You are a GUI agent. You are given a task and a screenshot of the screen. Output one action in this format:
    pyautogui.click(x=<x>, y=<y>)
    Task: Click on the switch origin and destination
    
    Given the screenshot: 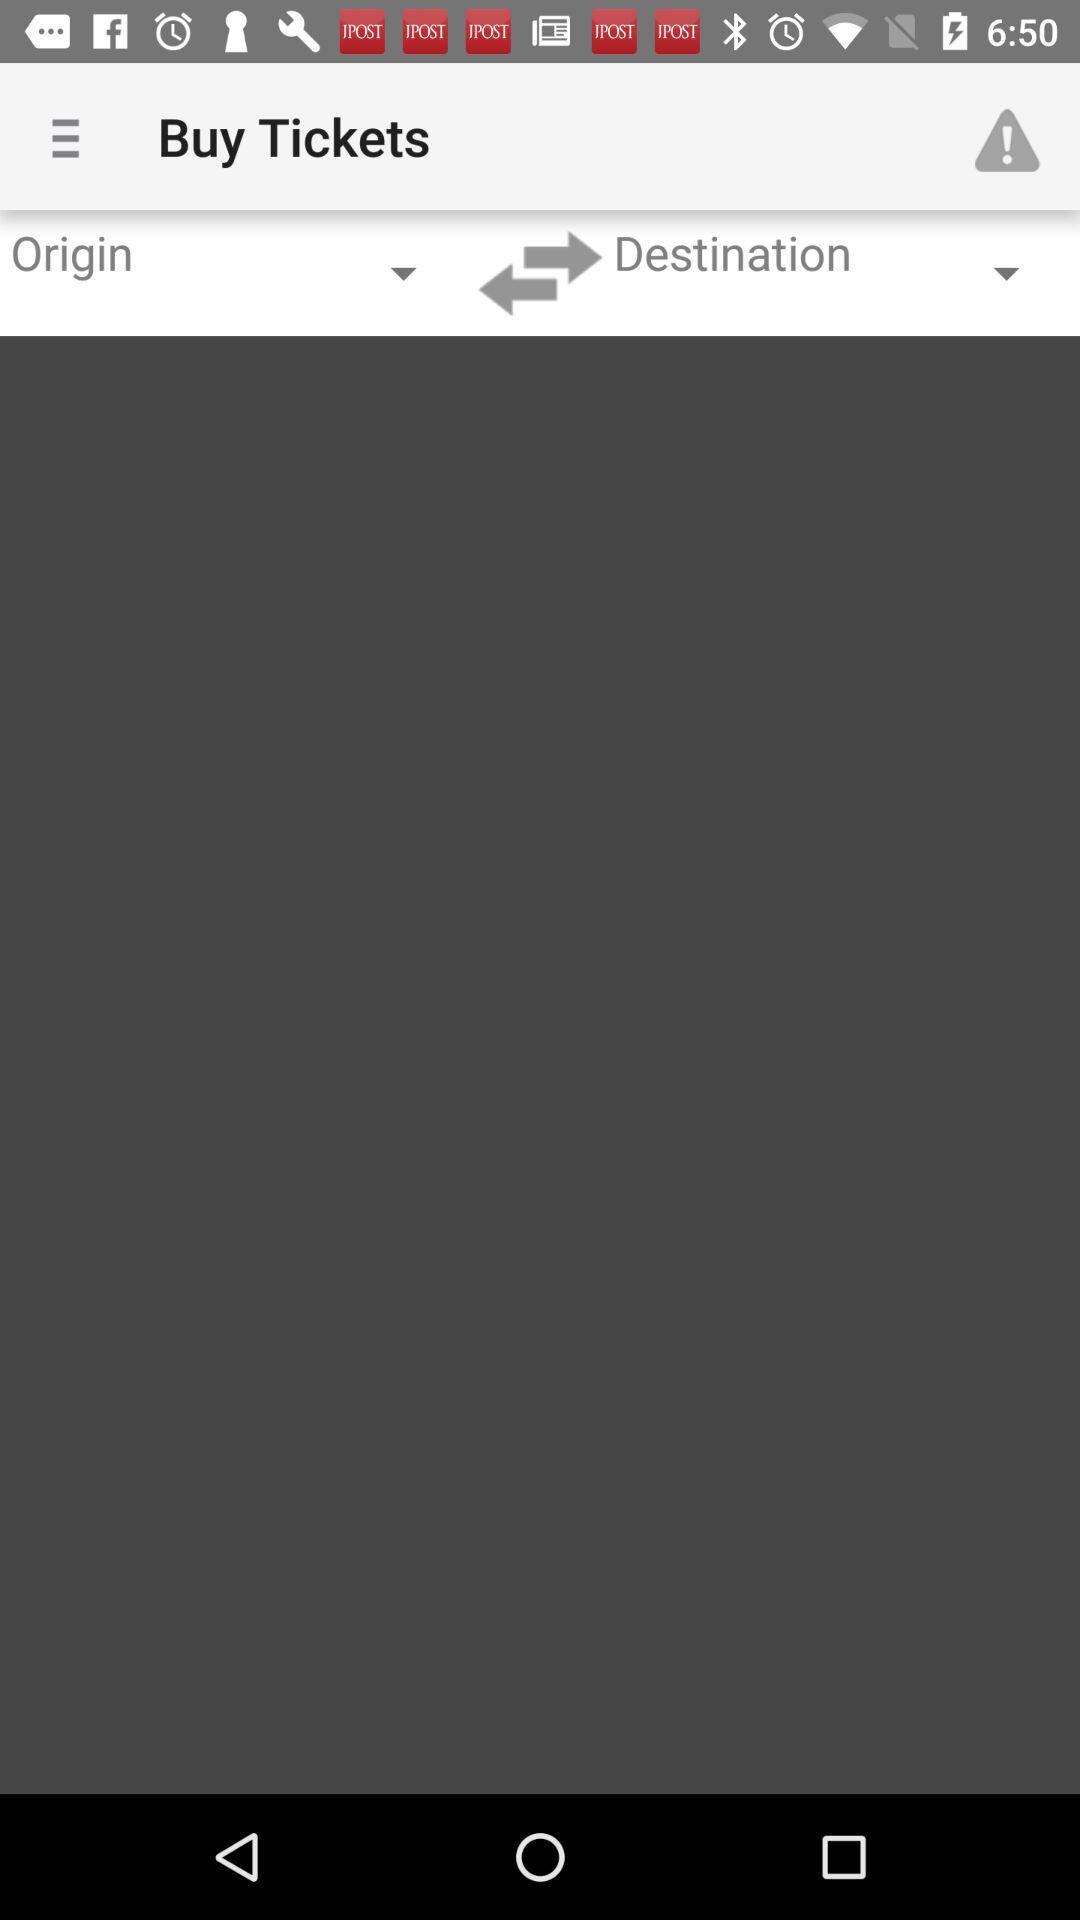 What is the action you would take?
    pyautogui.click(x=540, y=272)
    